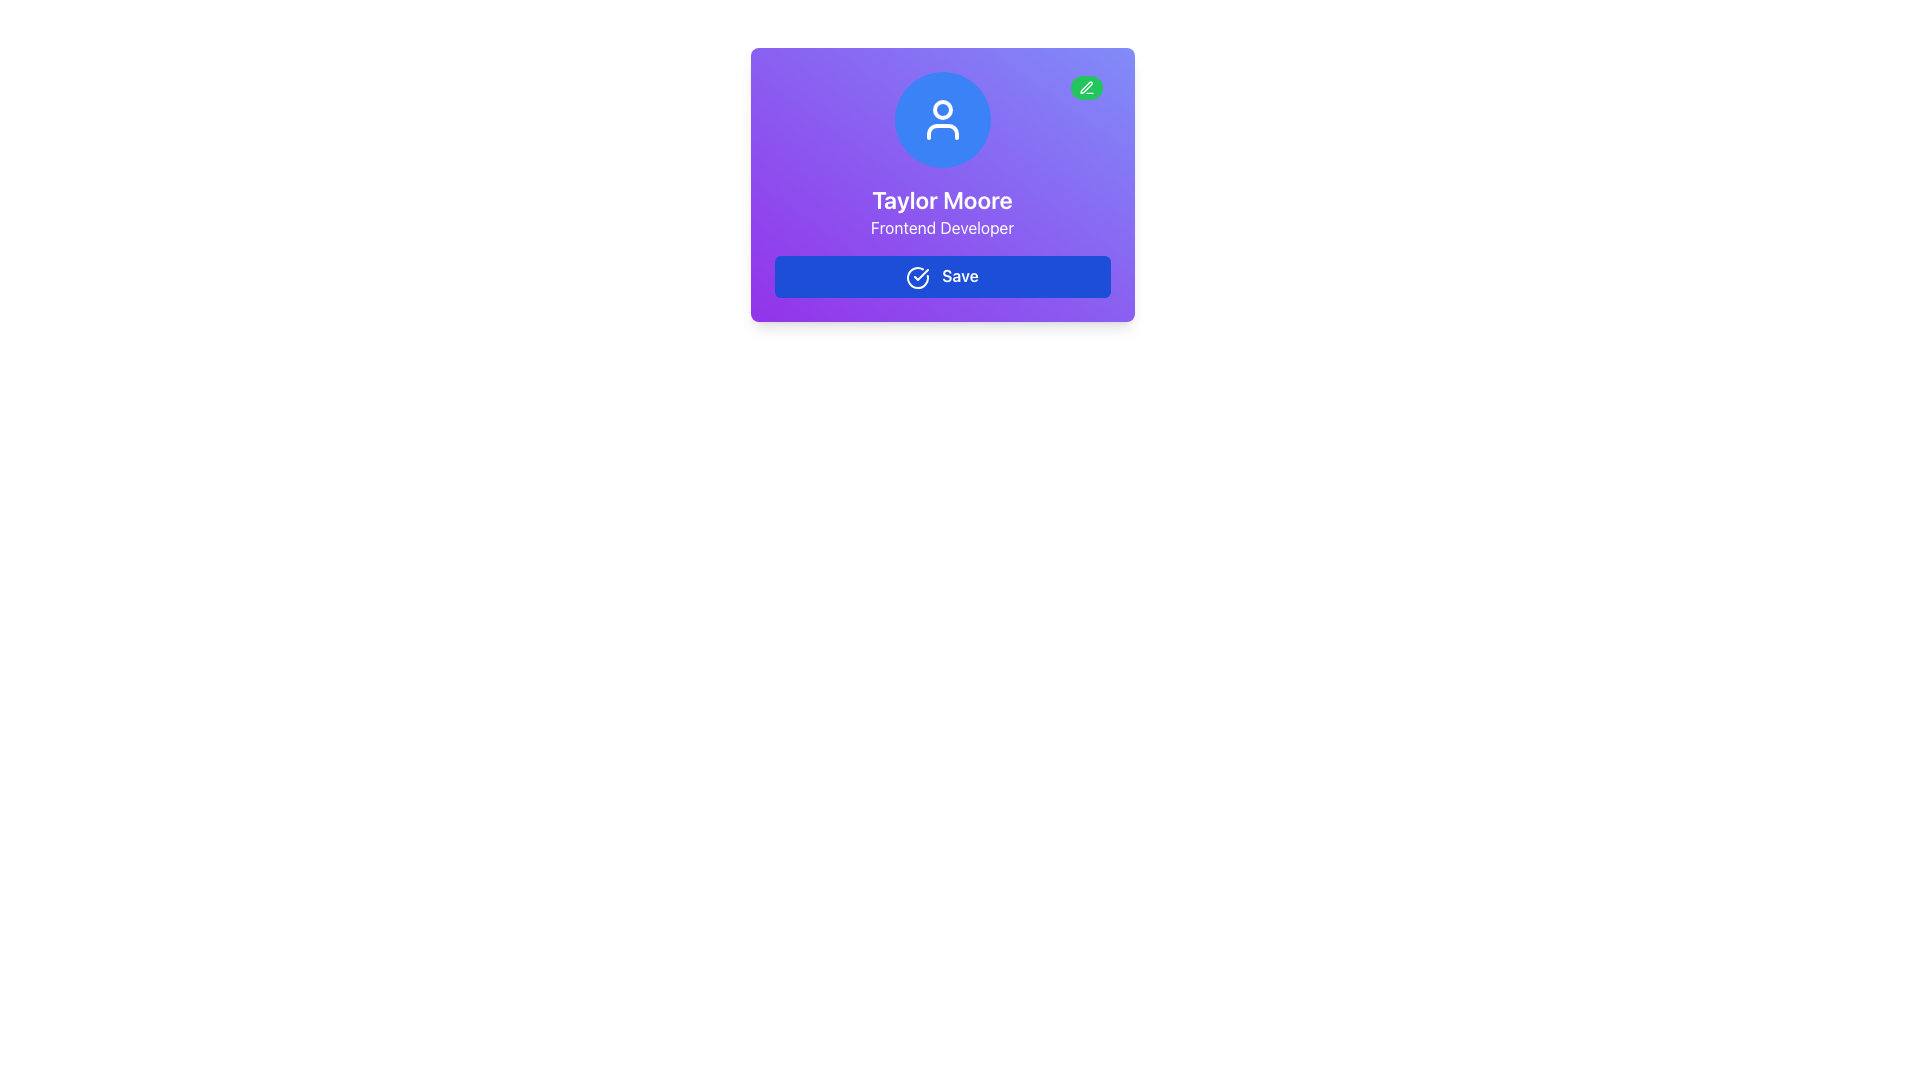 The image size is (1920, 1080). I want to click on the thin outlined icon resembling a tilted pen located in the top-right corner of the purple card with the text 'Taylor Moore' and 'Frontend Developer', so click(1085, 86).